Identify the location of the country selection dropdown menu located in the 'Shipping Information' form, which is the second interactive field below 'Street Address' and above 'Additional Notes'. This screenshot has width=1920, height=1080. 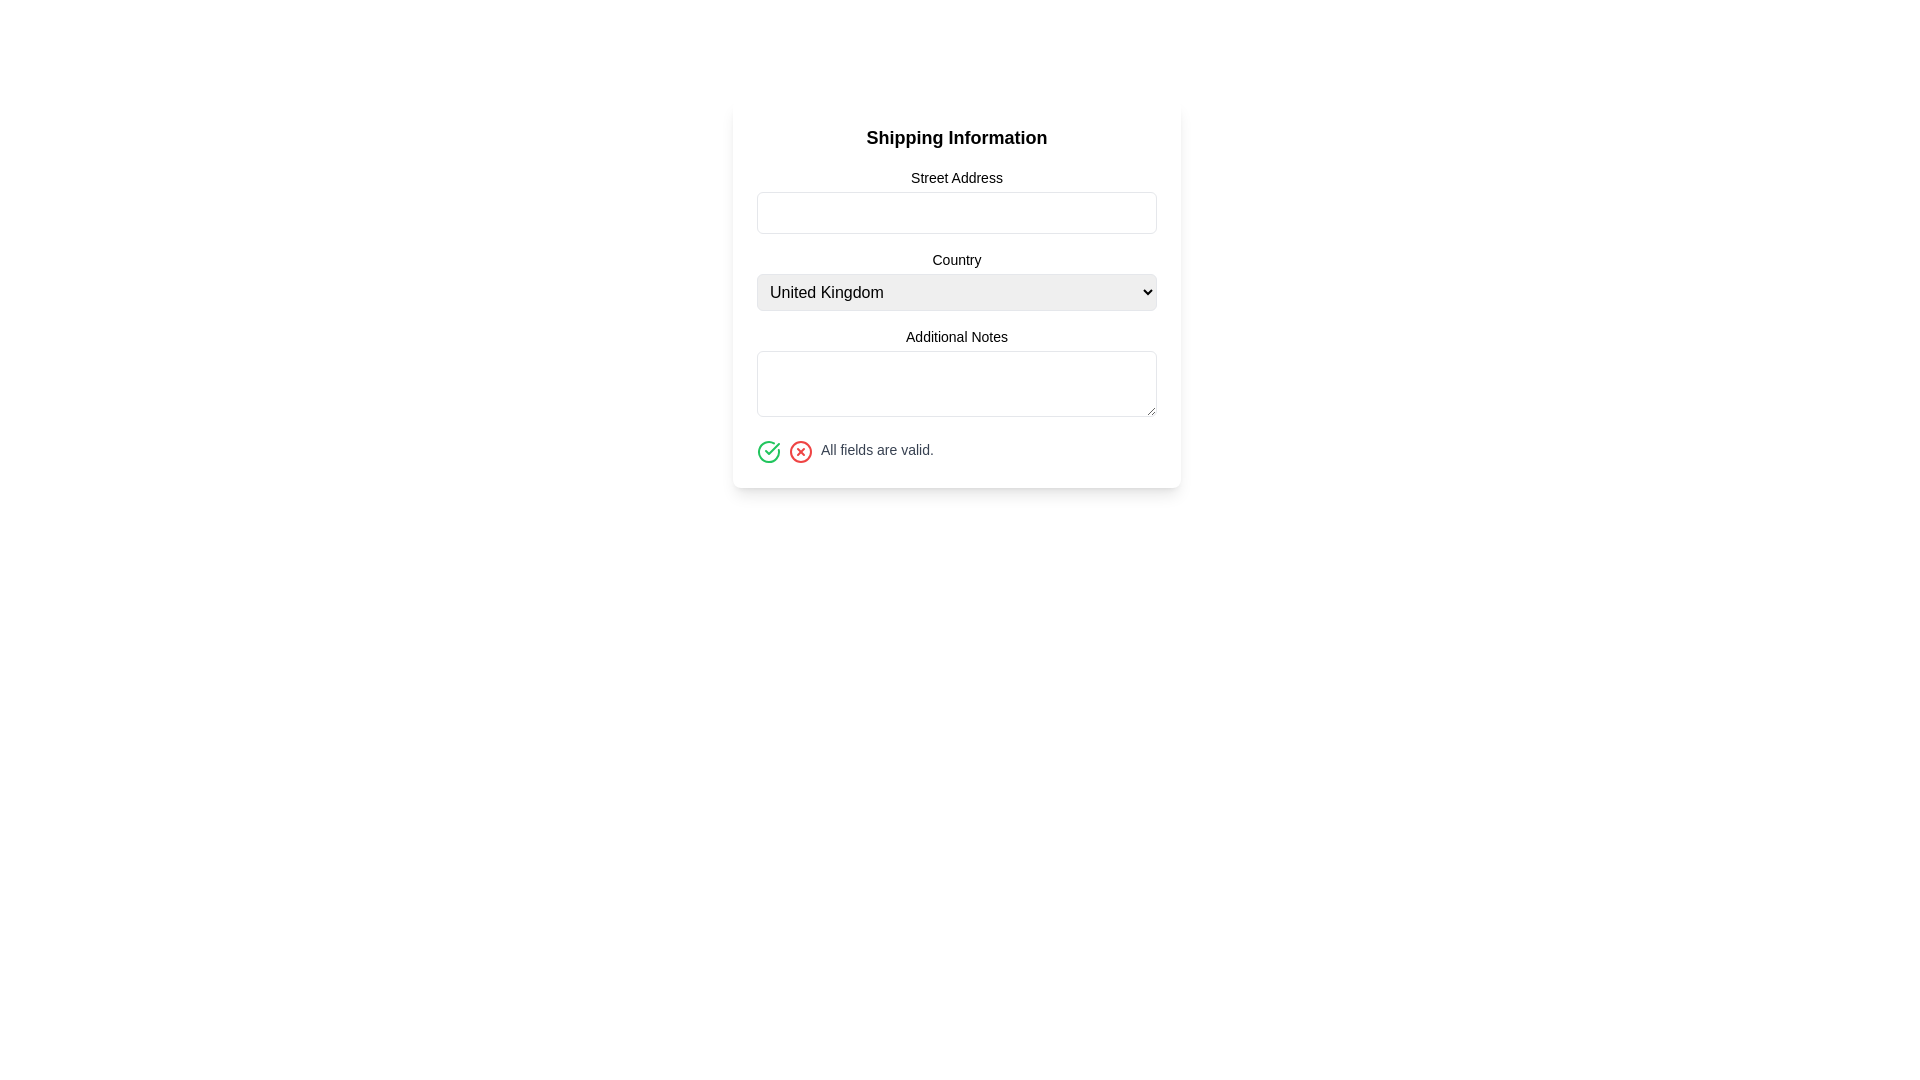
(955, 293).